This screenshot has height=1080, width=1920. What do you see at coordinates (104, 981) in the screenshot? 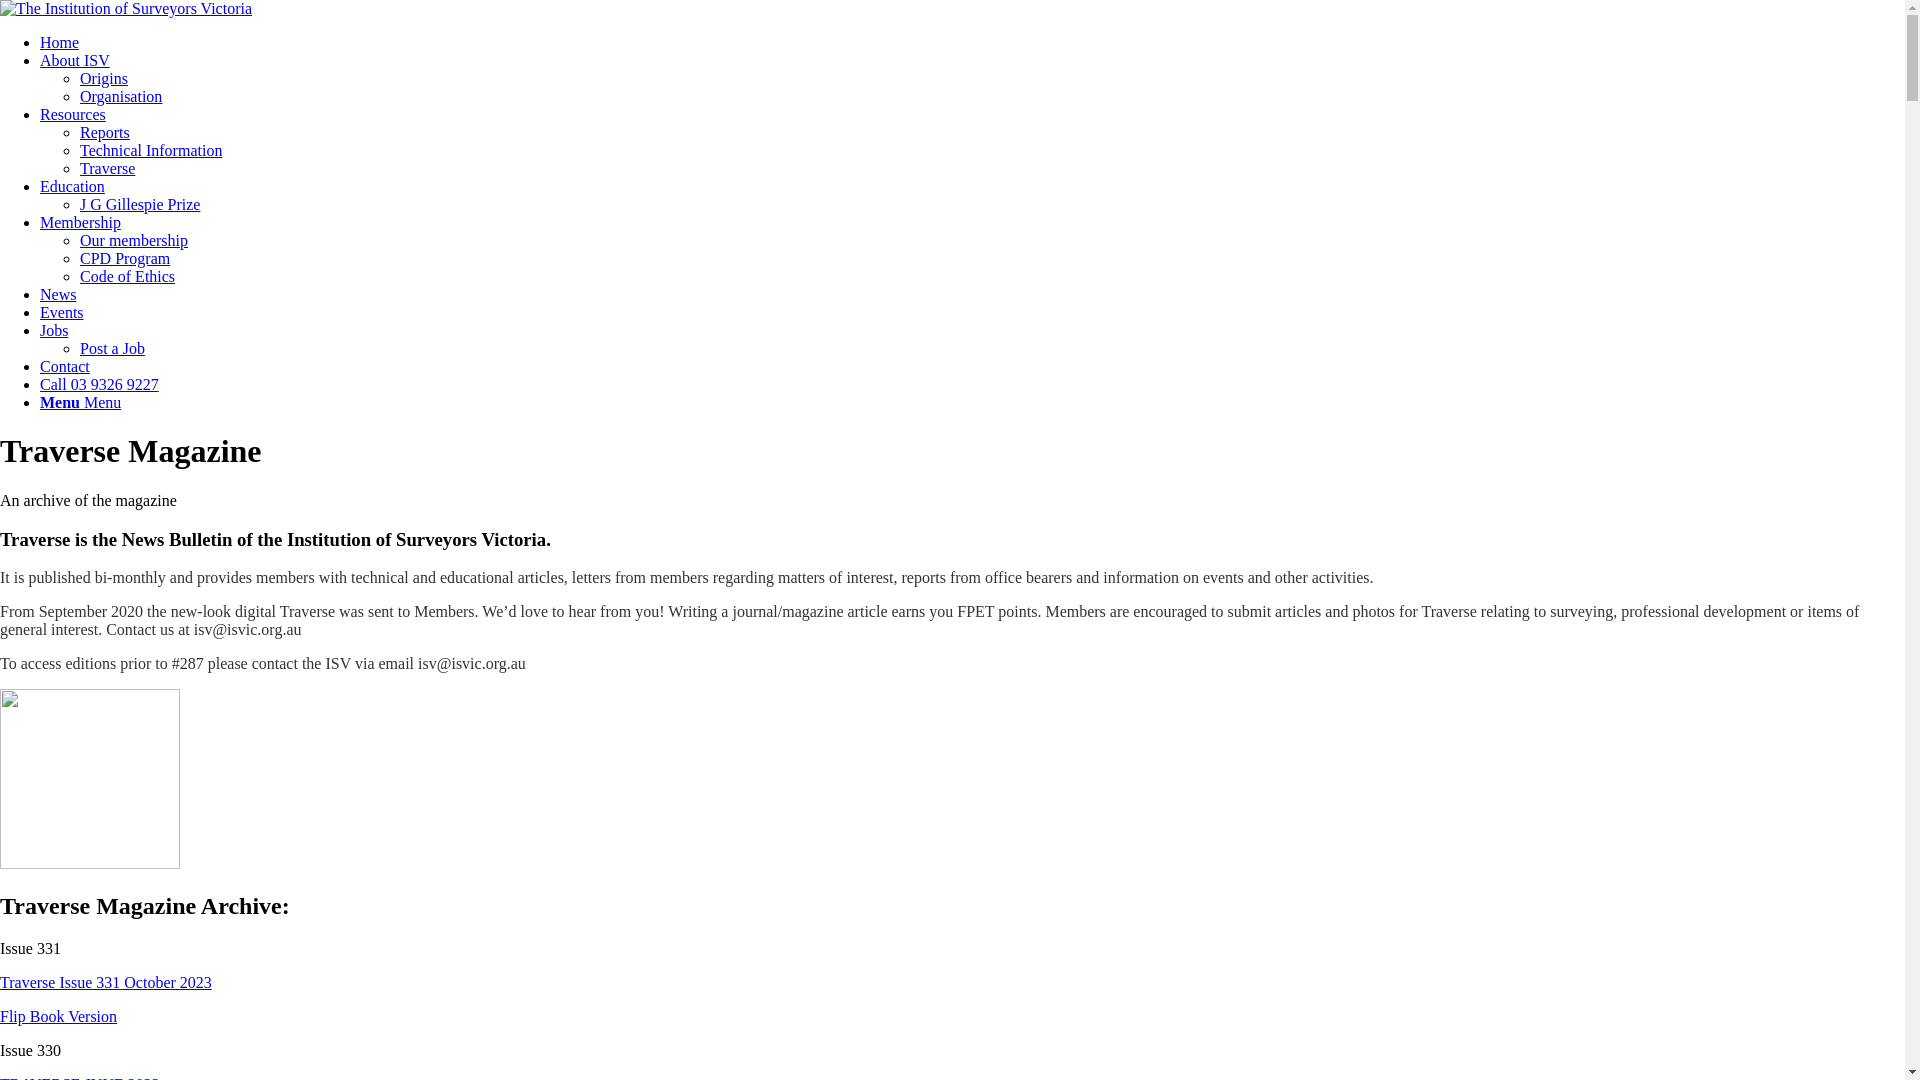
I see `'Traverse Issue 331 October 2023'` at bounding box center [104, 981].